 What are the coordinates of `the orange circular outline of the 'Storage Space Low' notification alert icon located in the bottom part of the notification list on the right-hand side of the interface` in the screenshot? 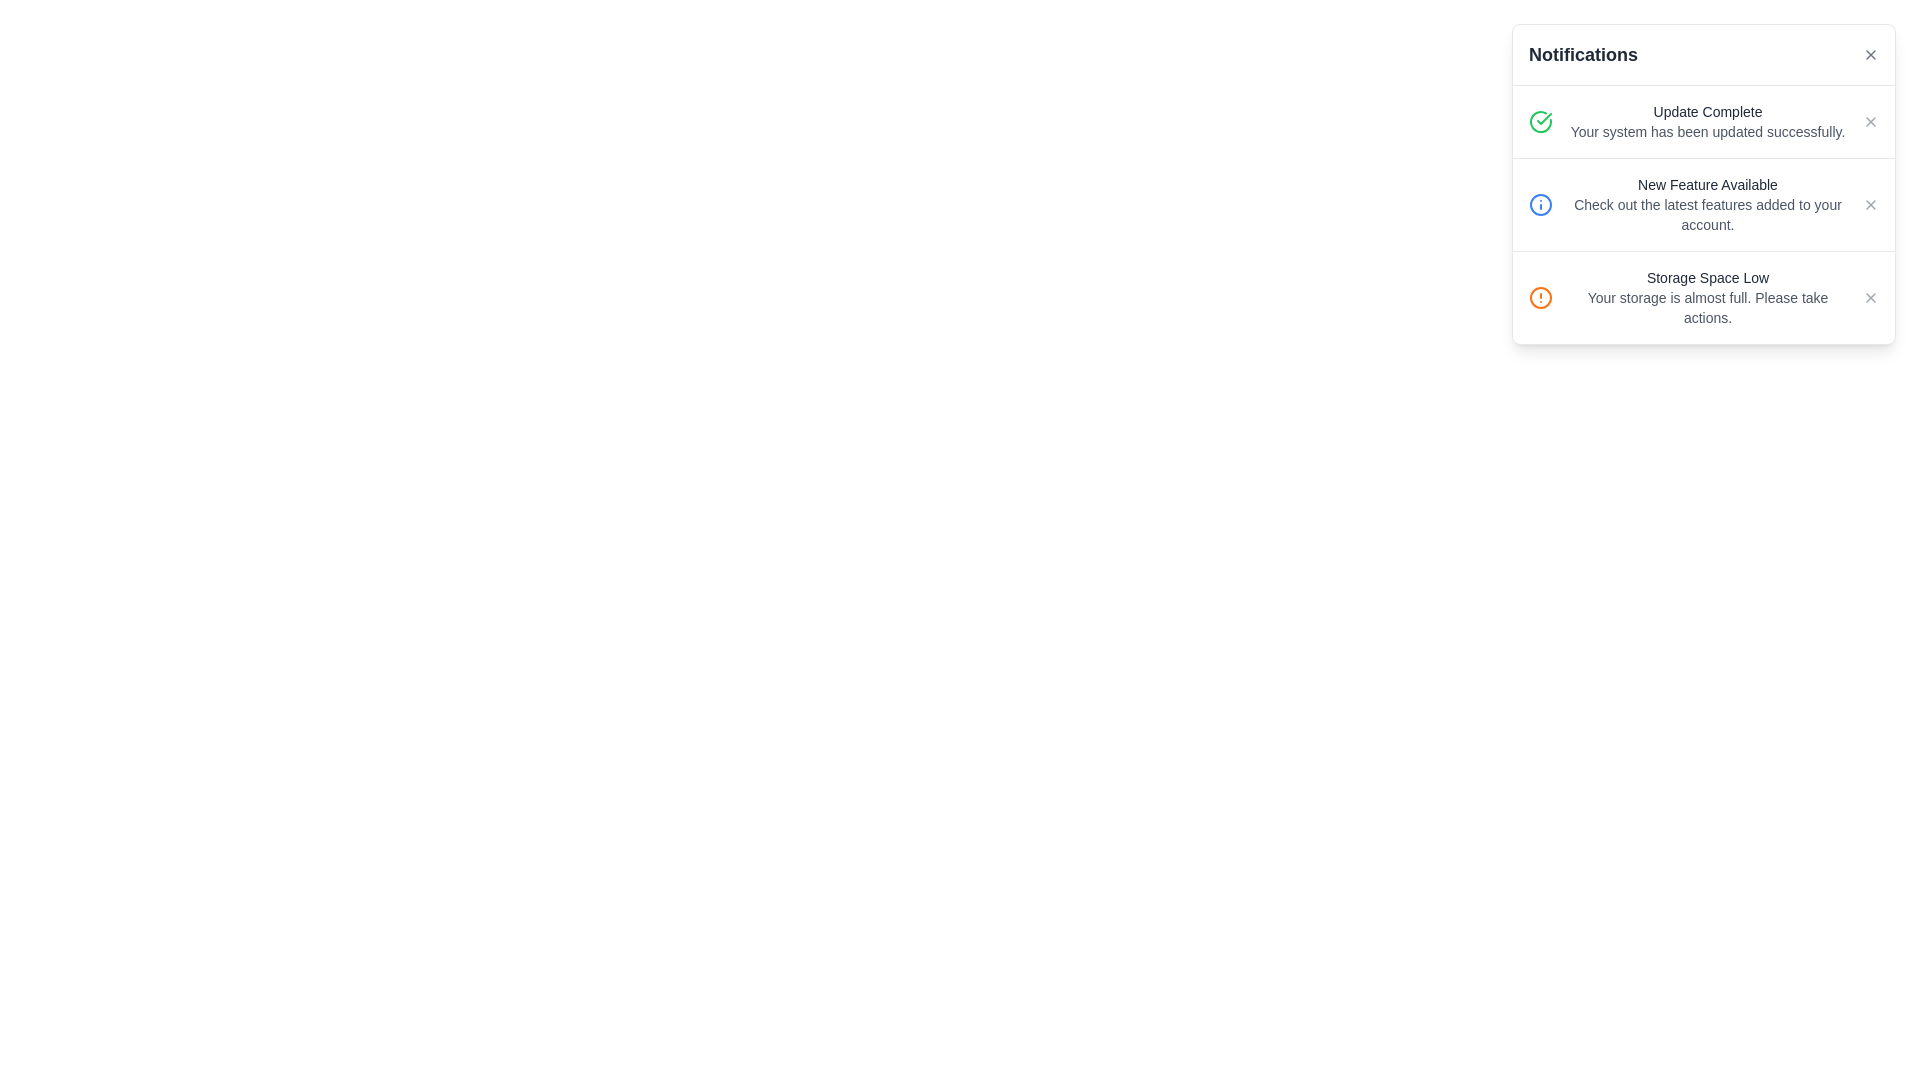 It's located at (1539, 297).